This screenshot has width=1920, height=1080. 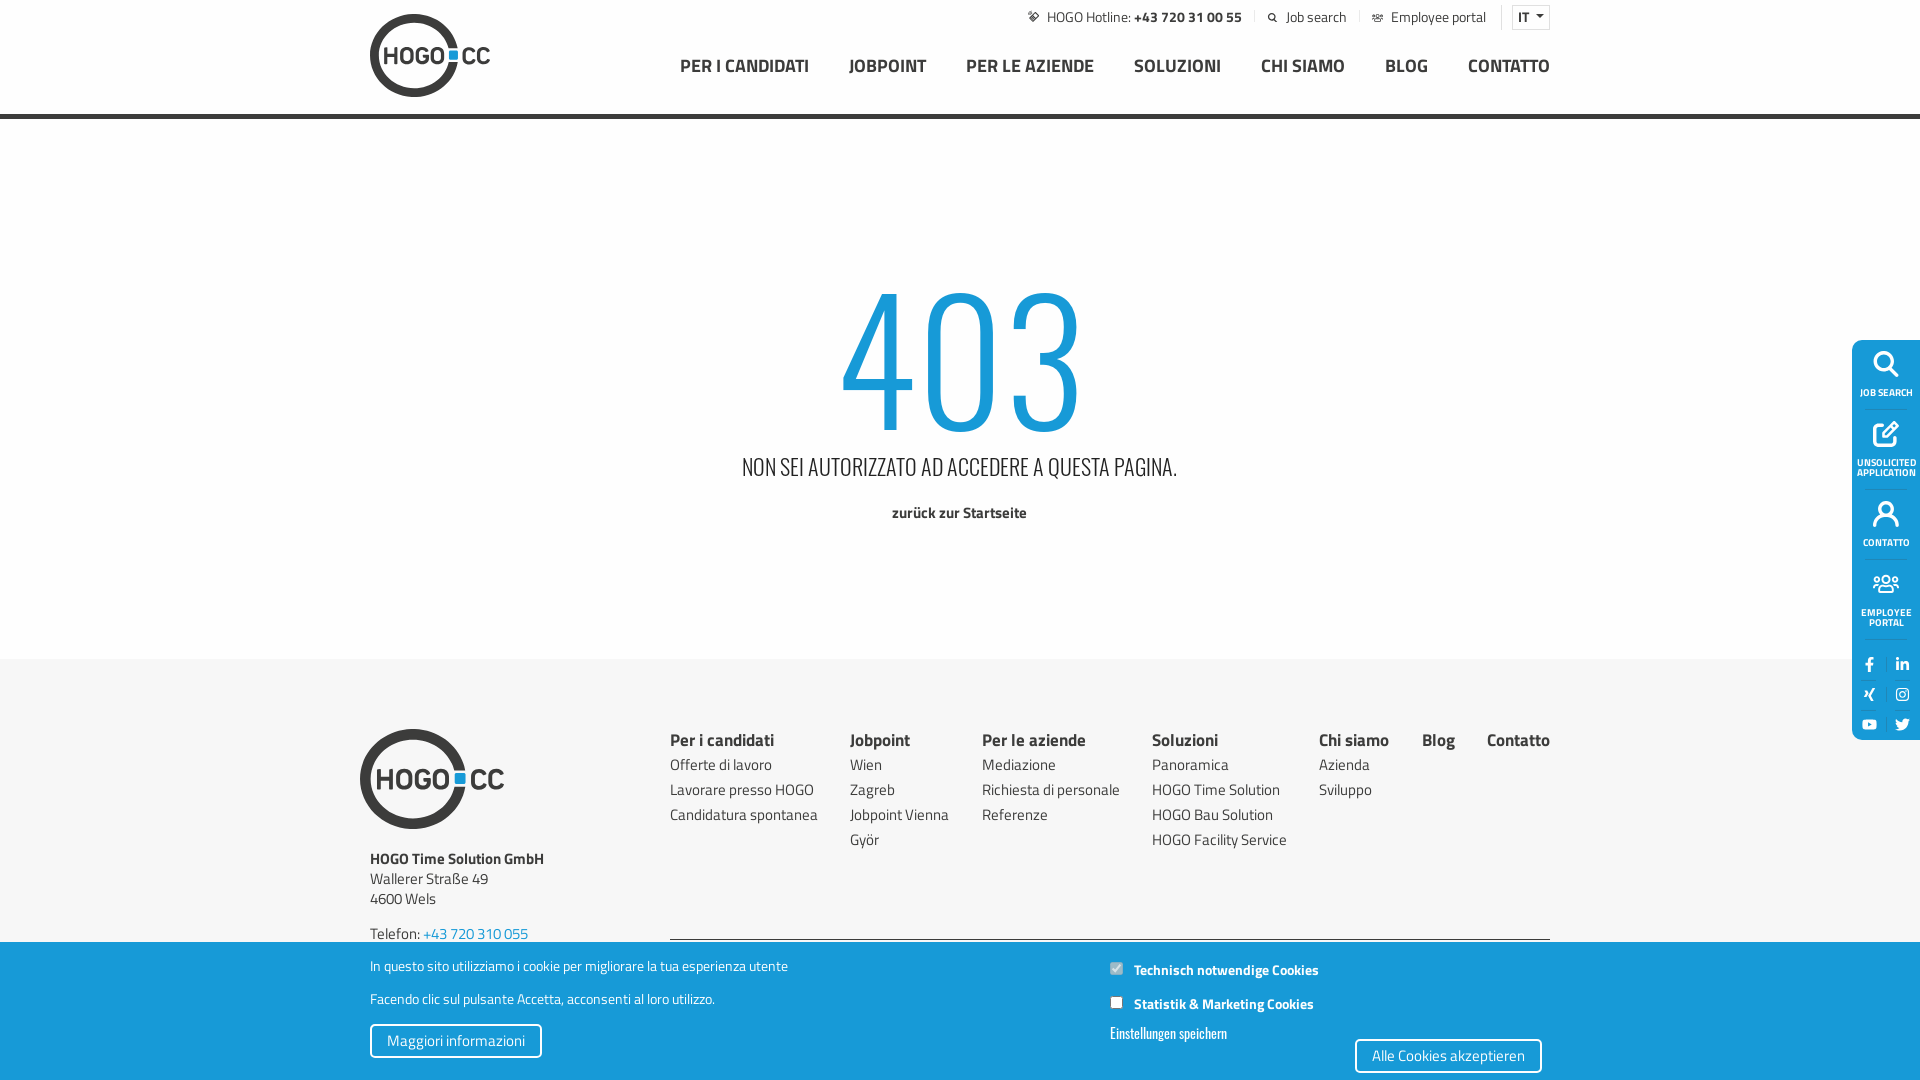 What do you see at coordinates (829, 78) in the screenshot?
I see `'JOBPOINT'` at bounding box center [829, 78].